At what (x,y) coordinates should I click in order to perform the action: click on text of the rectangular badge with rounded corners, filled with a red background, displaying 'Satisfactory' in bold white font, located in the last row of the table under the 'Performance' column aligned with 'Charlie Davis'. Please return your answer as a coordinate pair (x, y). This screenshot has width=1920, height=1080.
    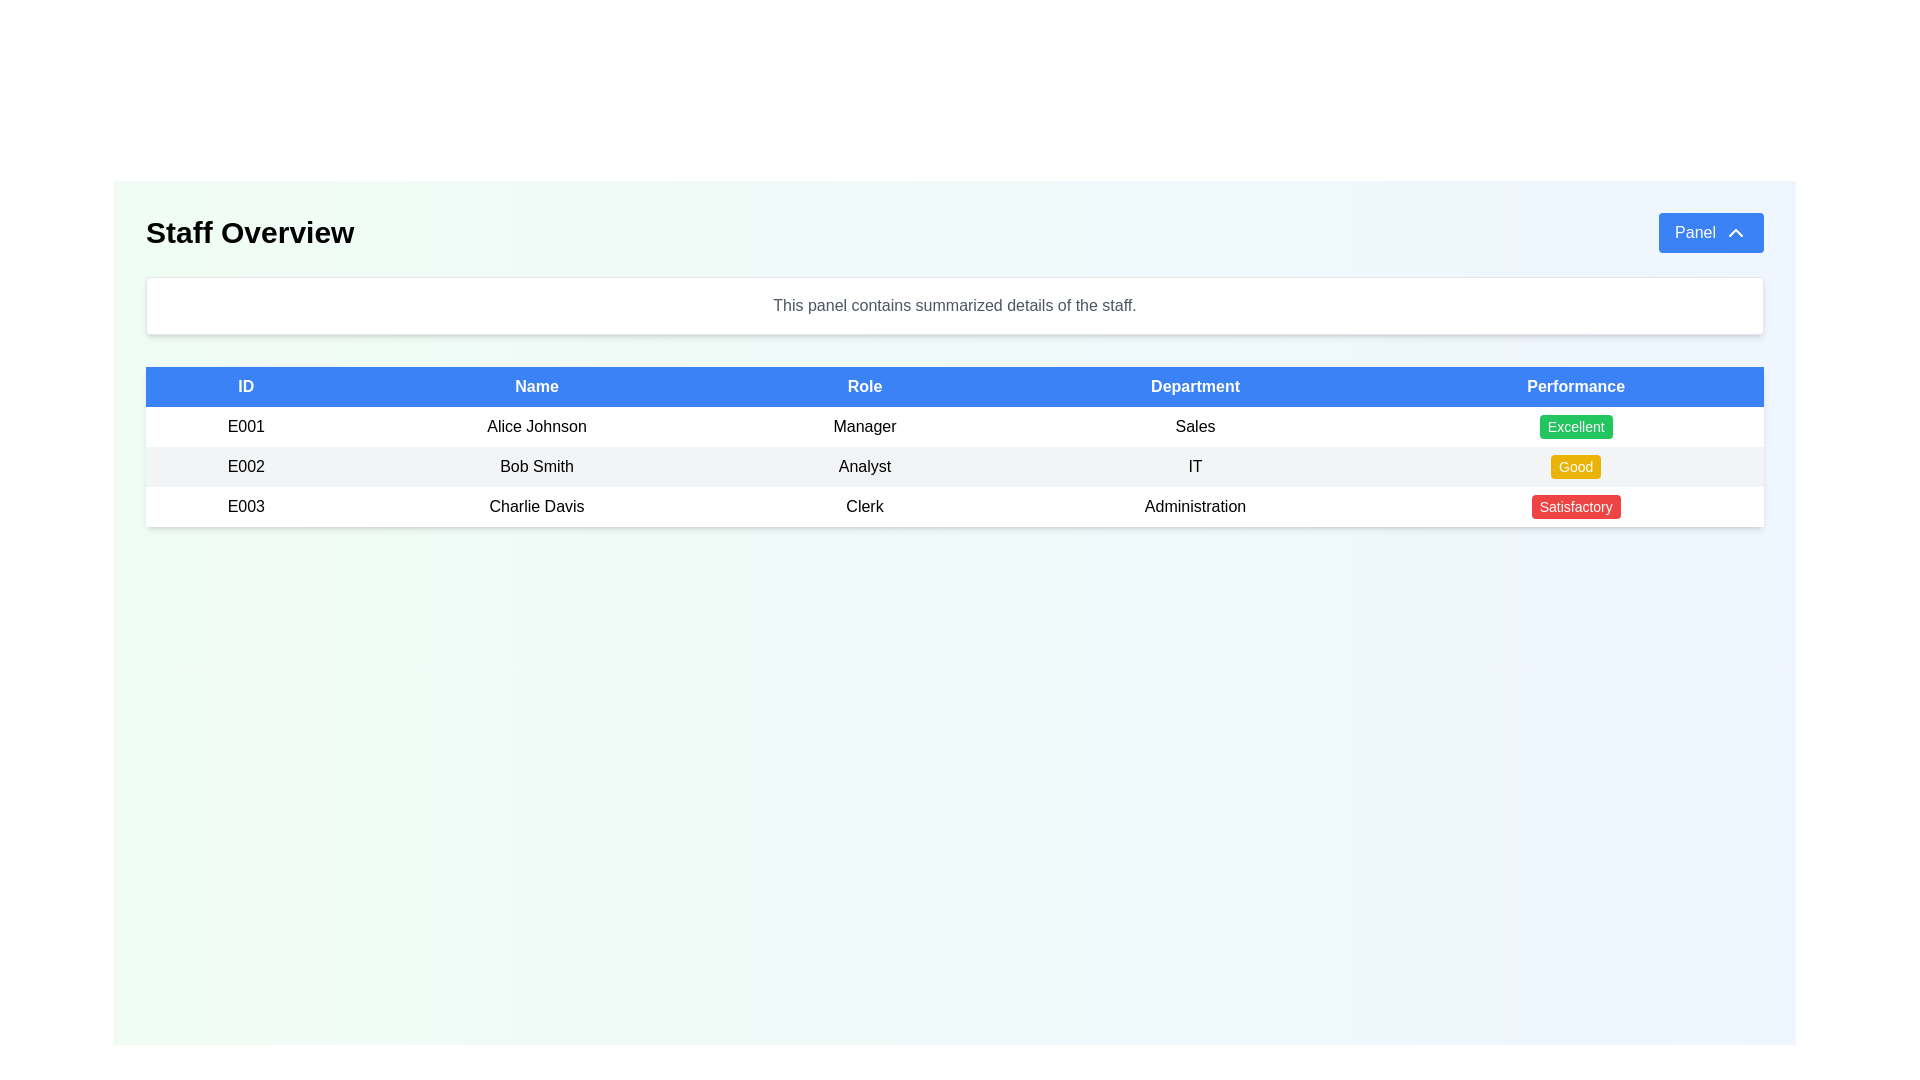
    Looking at the image, I should click on (1575, 505).